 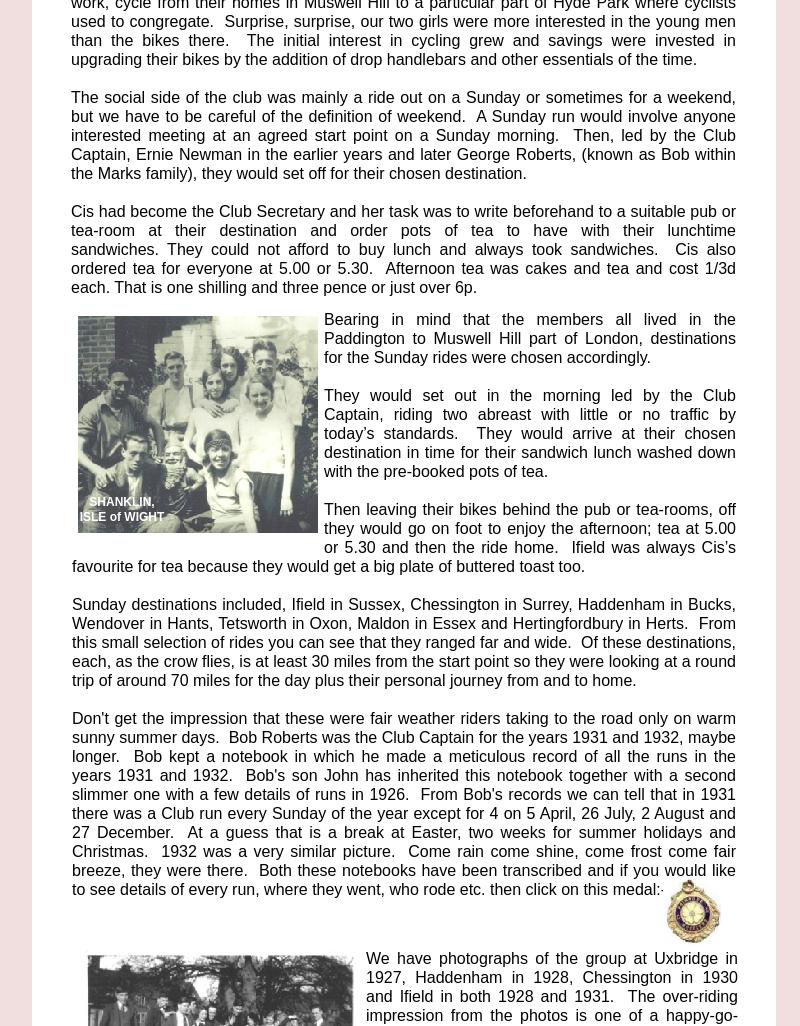 I want to click on 'booked pots of tea.', so click(x=412, y=470).